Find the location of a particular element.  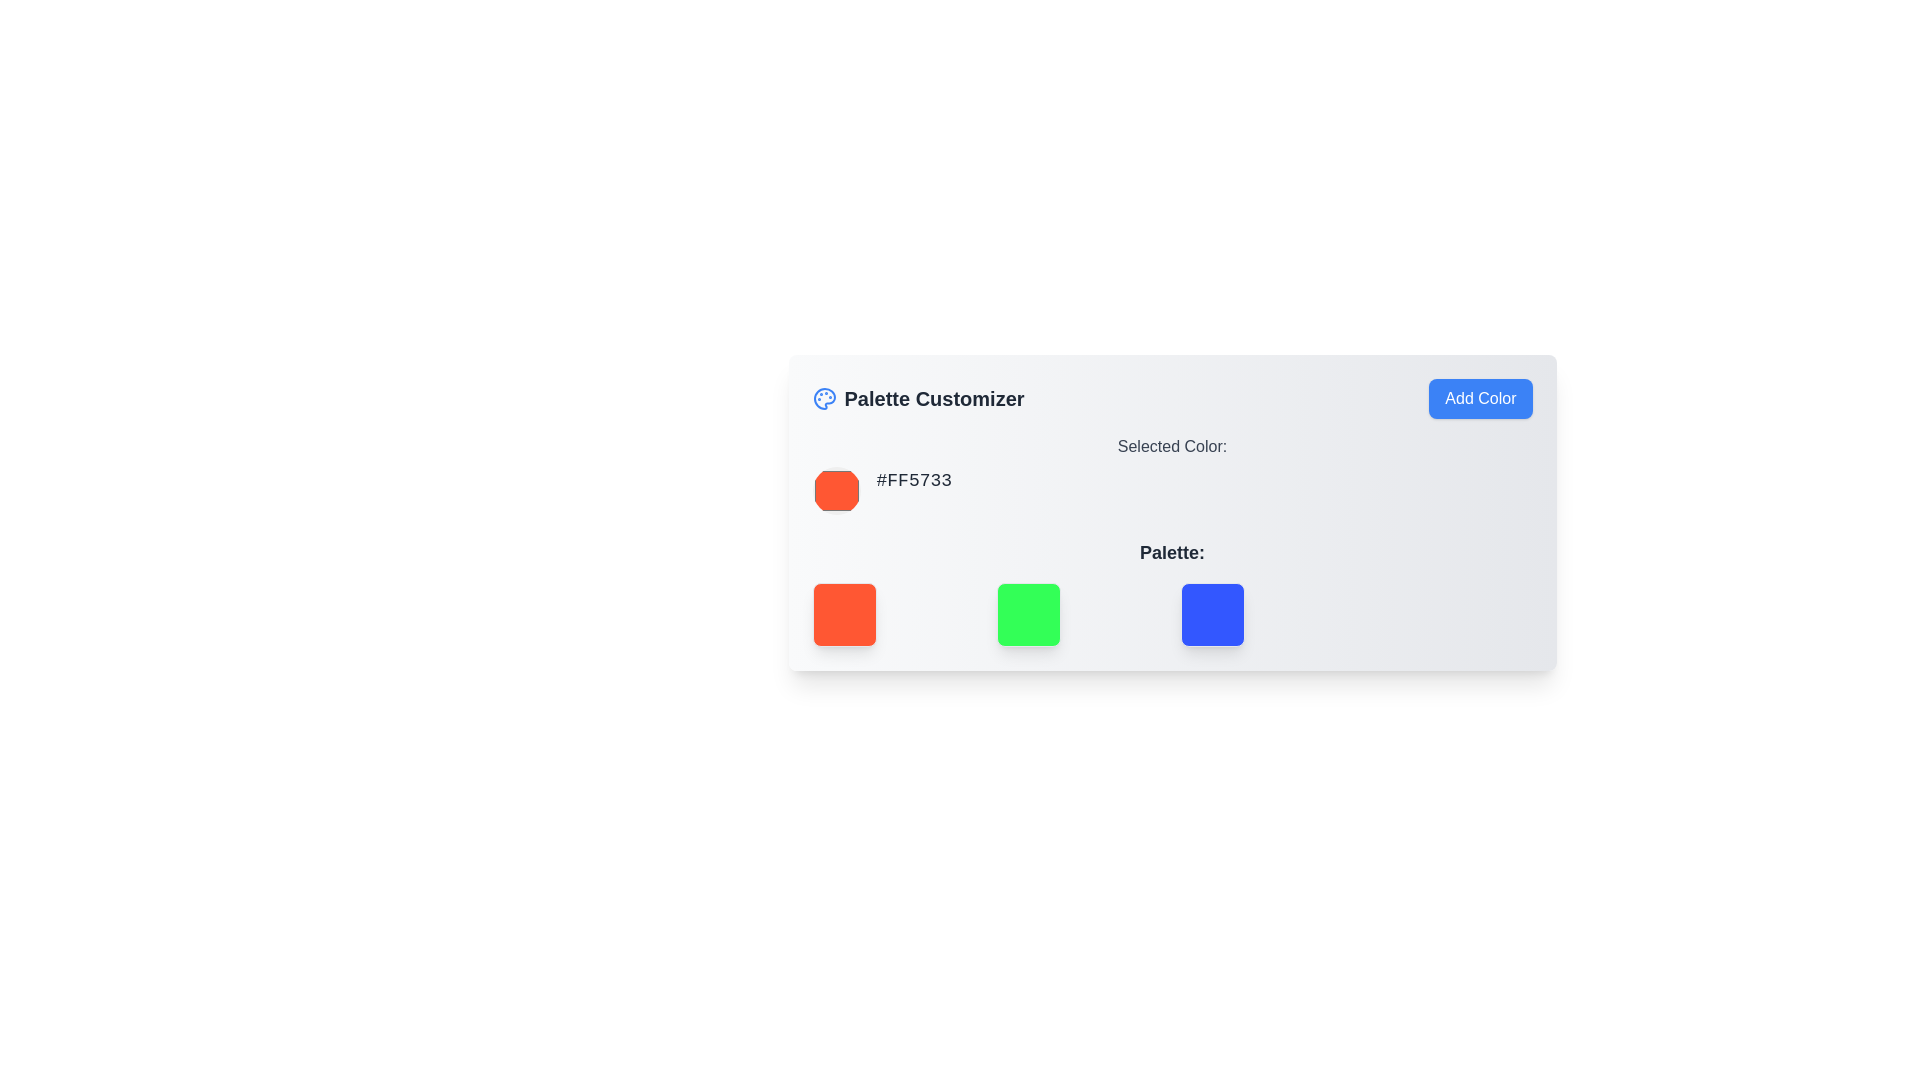

the color indicator and selector button located at the extreme left of the 'Palette Customizer' section is located at coordinates (836, 490).